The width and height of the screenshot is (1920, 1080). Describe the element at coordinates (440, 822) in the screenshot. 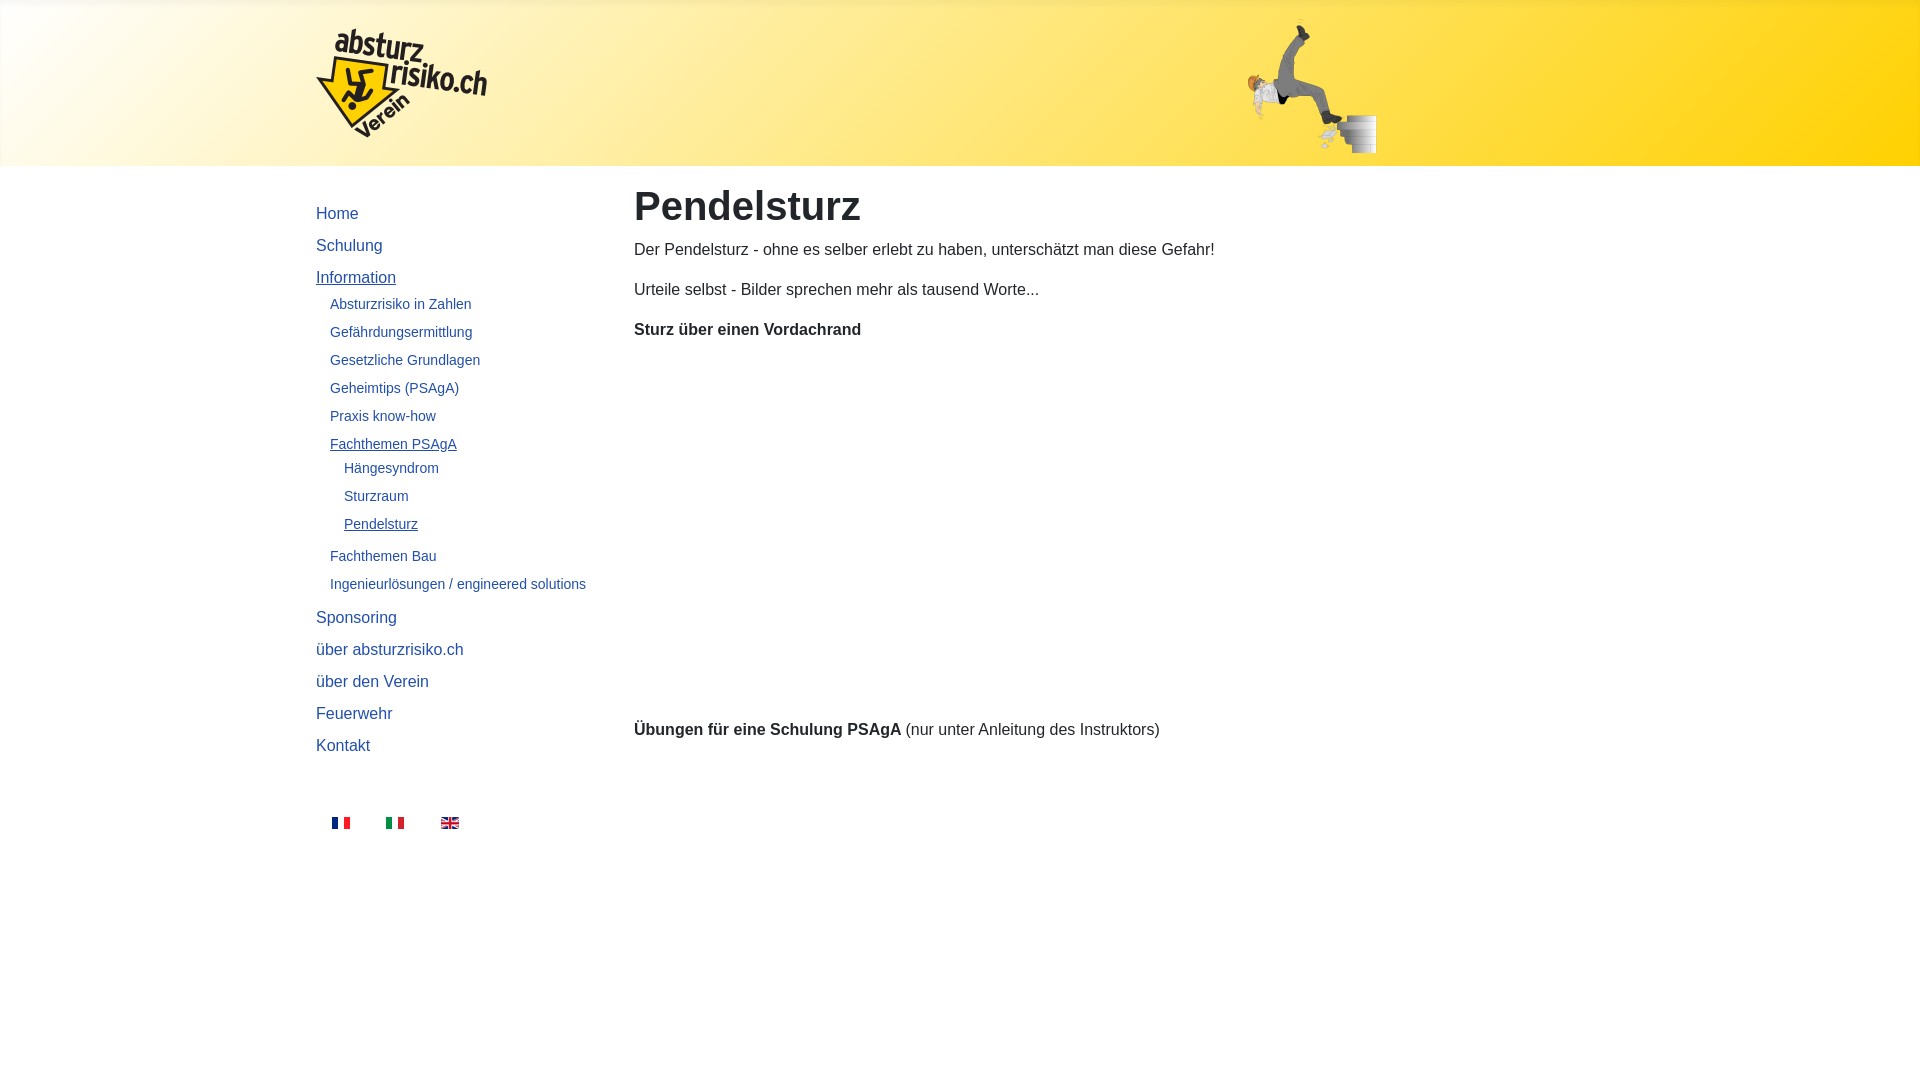

I see `'English (UK)'` at that location.